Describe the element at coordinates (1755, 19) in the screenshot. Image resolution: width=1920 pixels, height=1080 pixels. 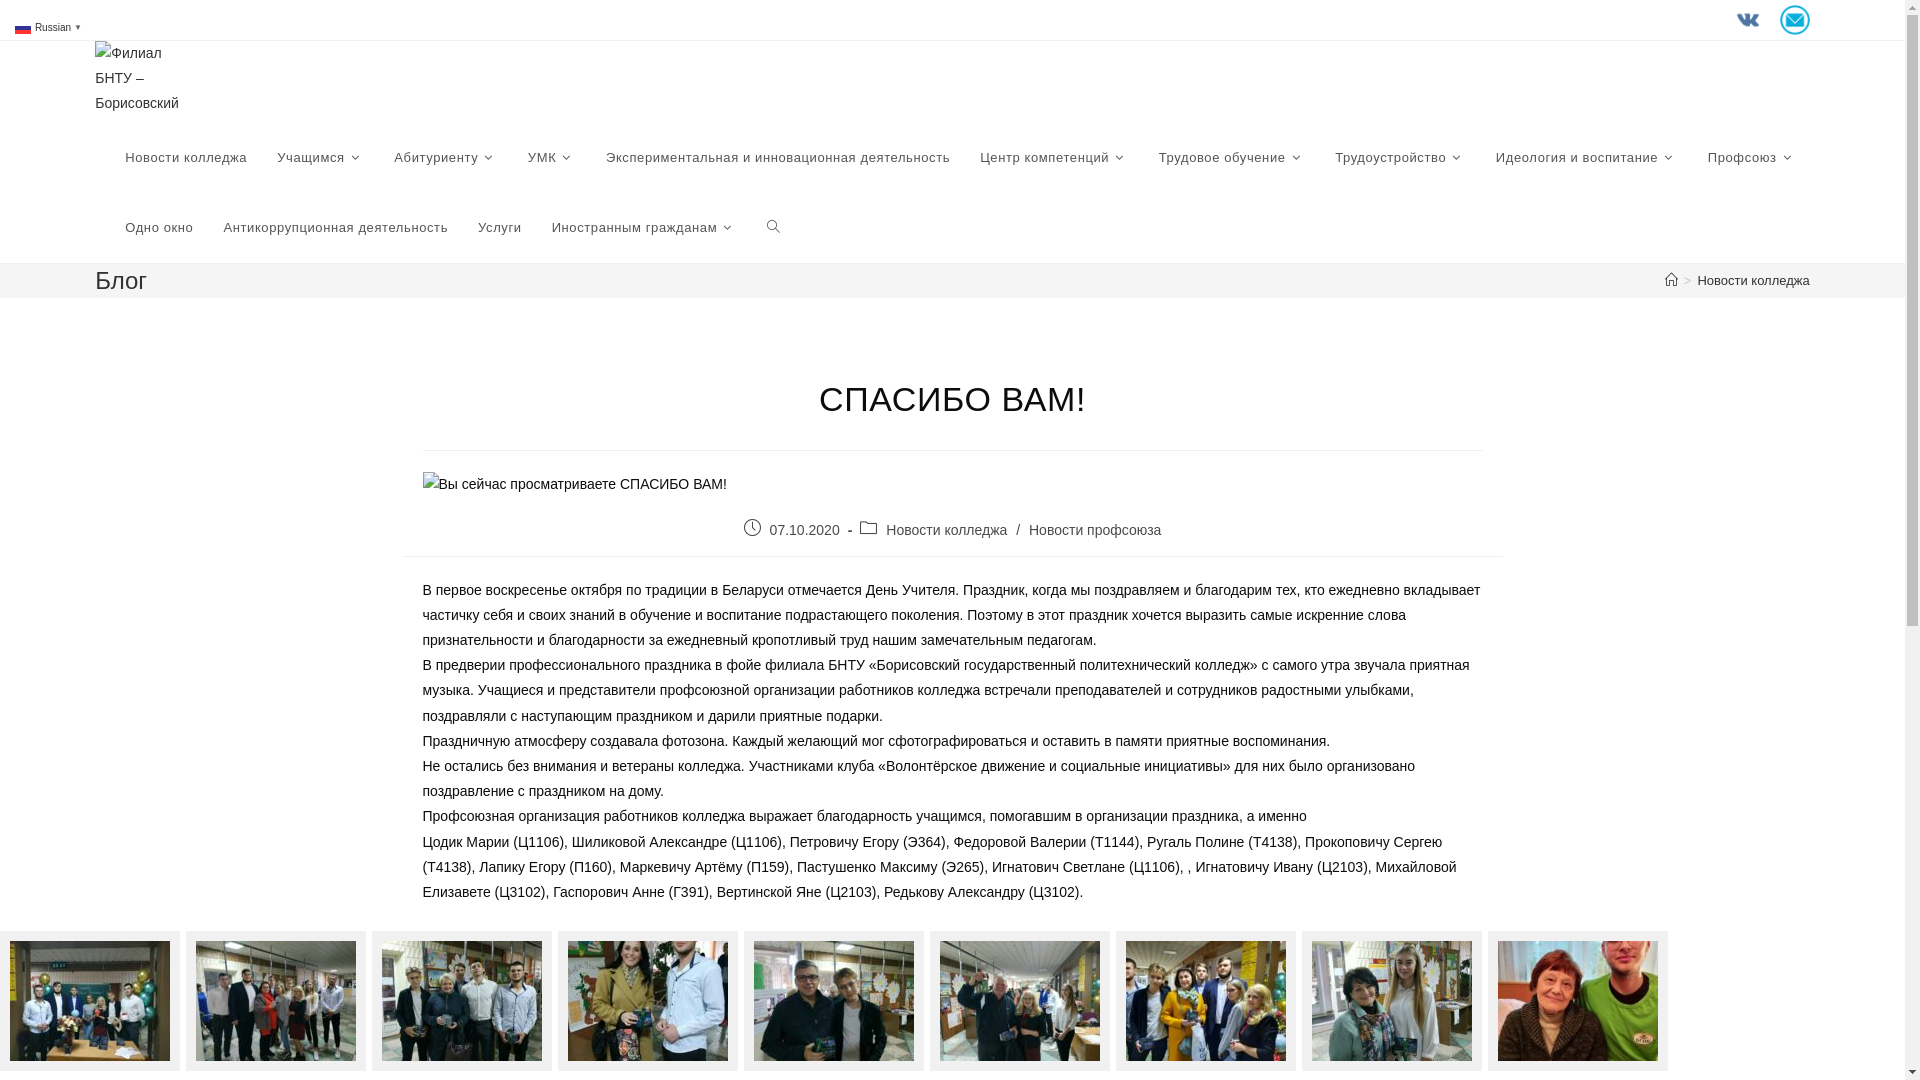
I see `'   '` at that location.